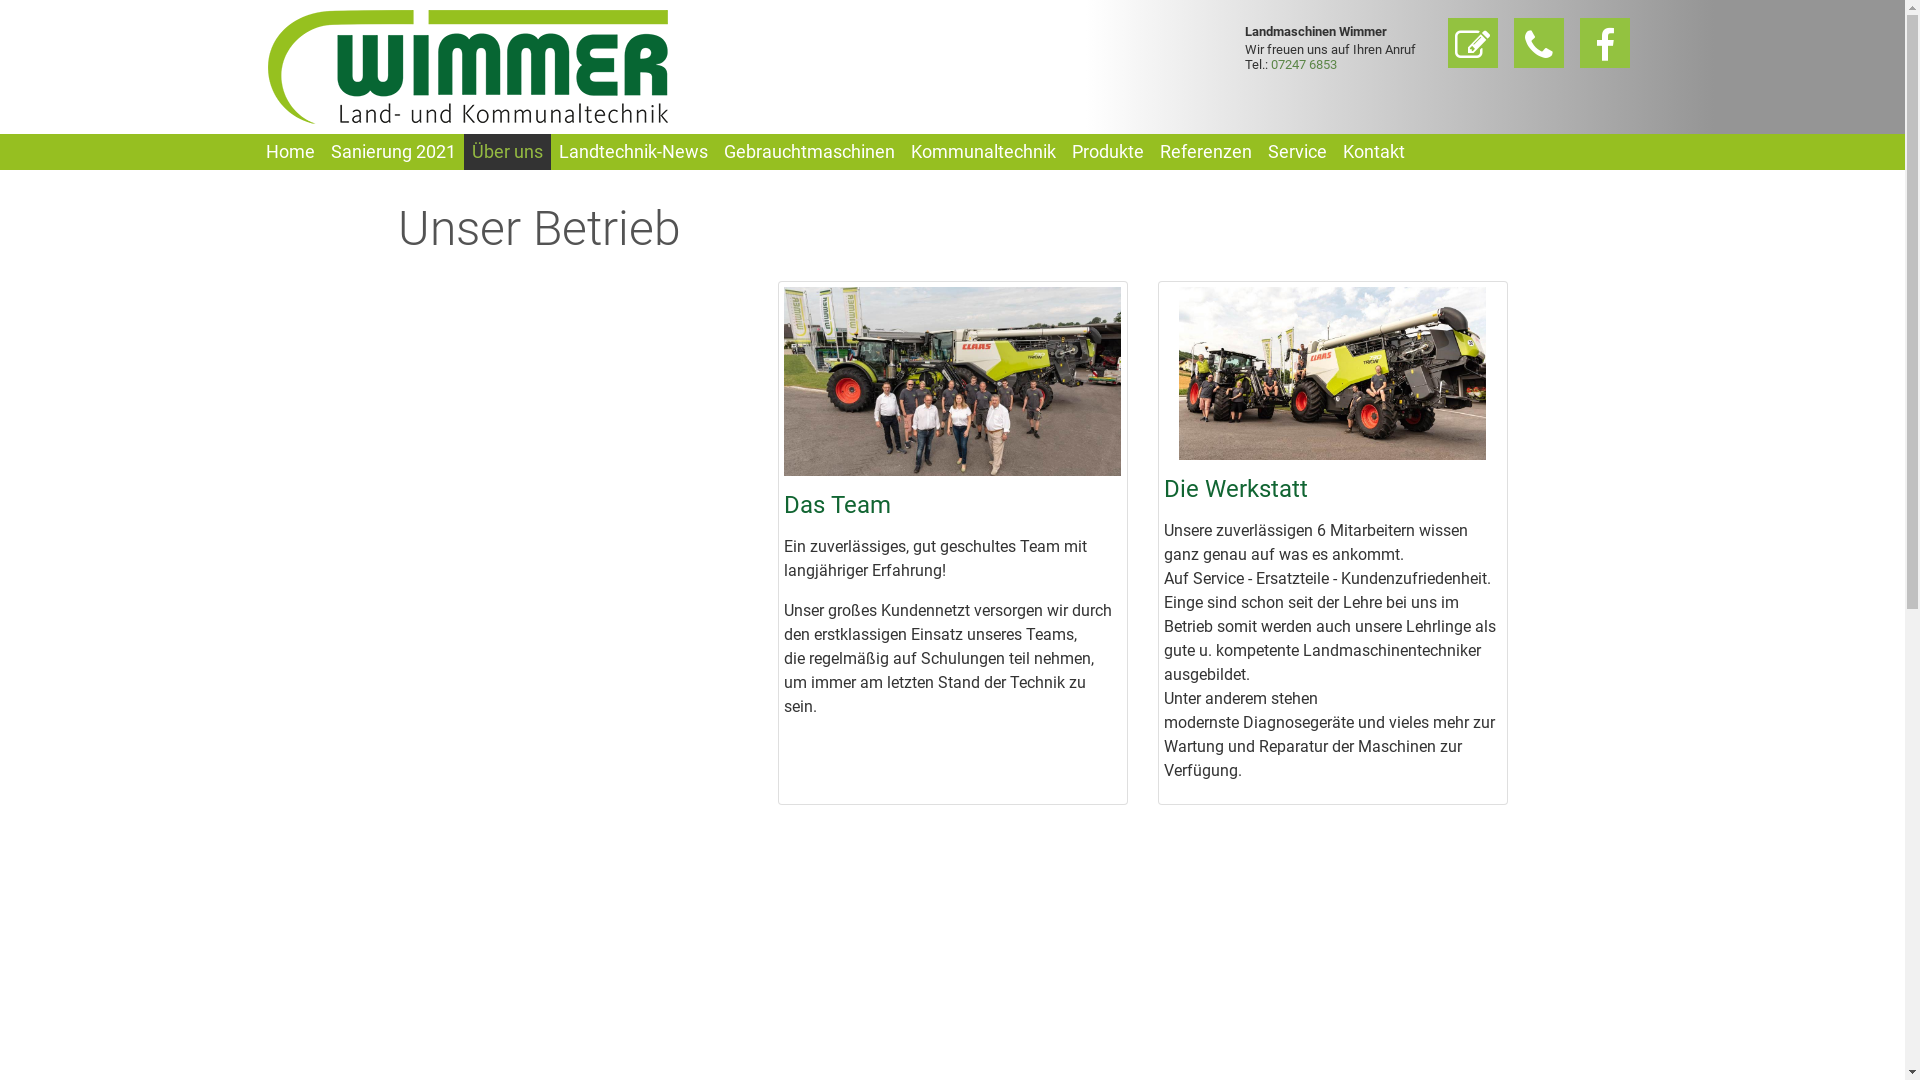 This screenshot has height=1080, width=1920. I want to click on 'Home', so click(257, 150).